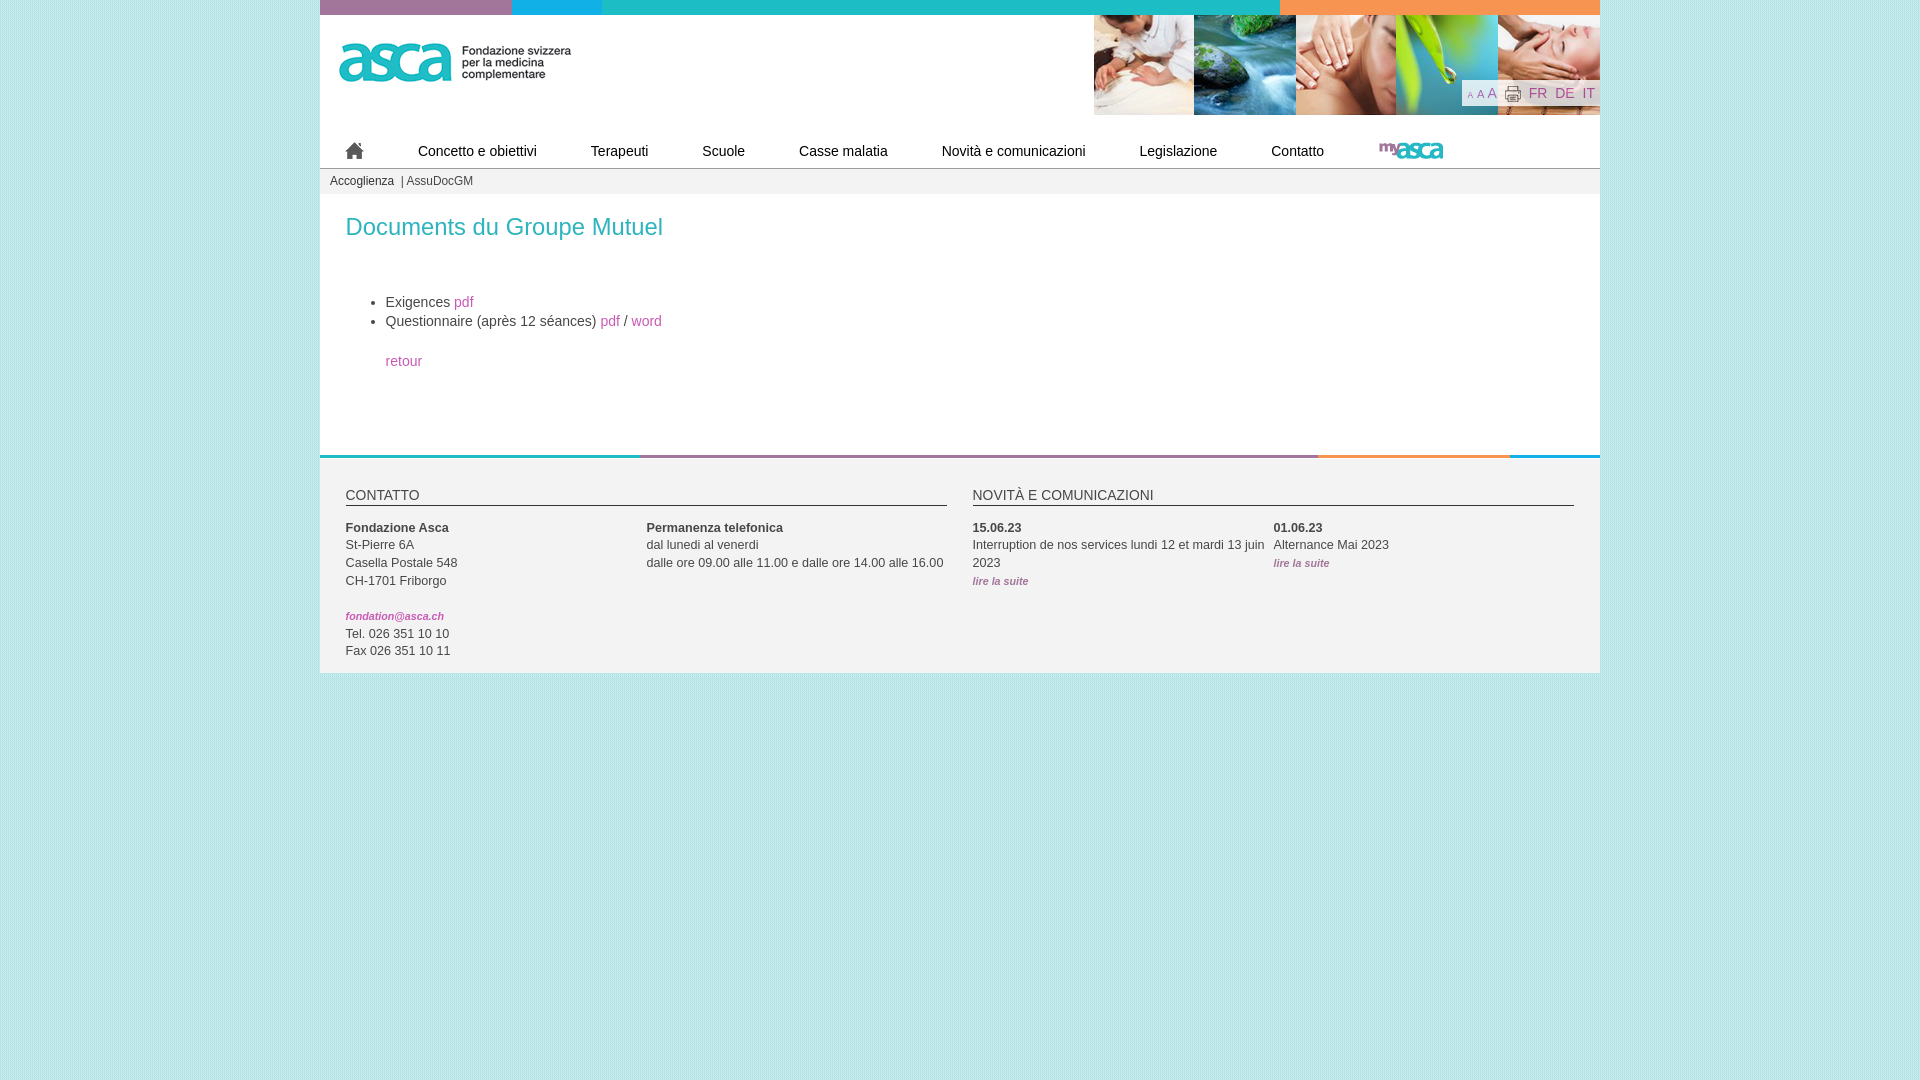 The width and height of the screenshot is (1920, 1080). What do you see at coordinates (1297, 150) in the screenshot?
I see `'Contatto'` at bounding box center [1297, 150].